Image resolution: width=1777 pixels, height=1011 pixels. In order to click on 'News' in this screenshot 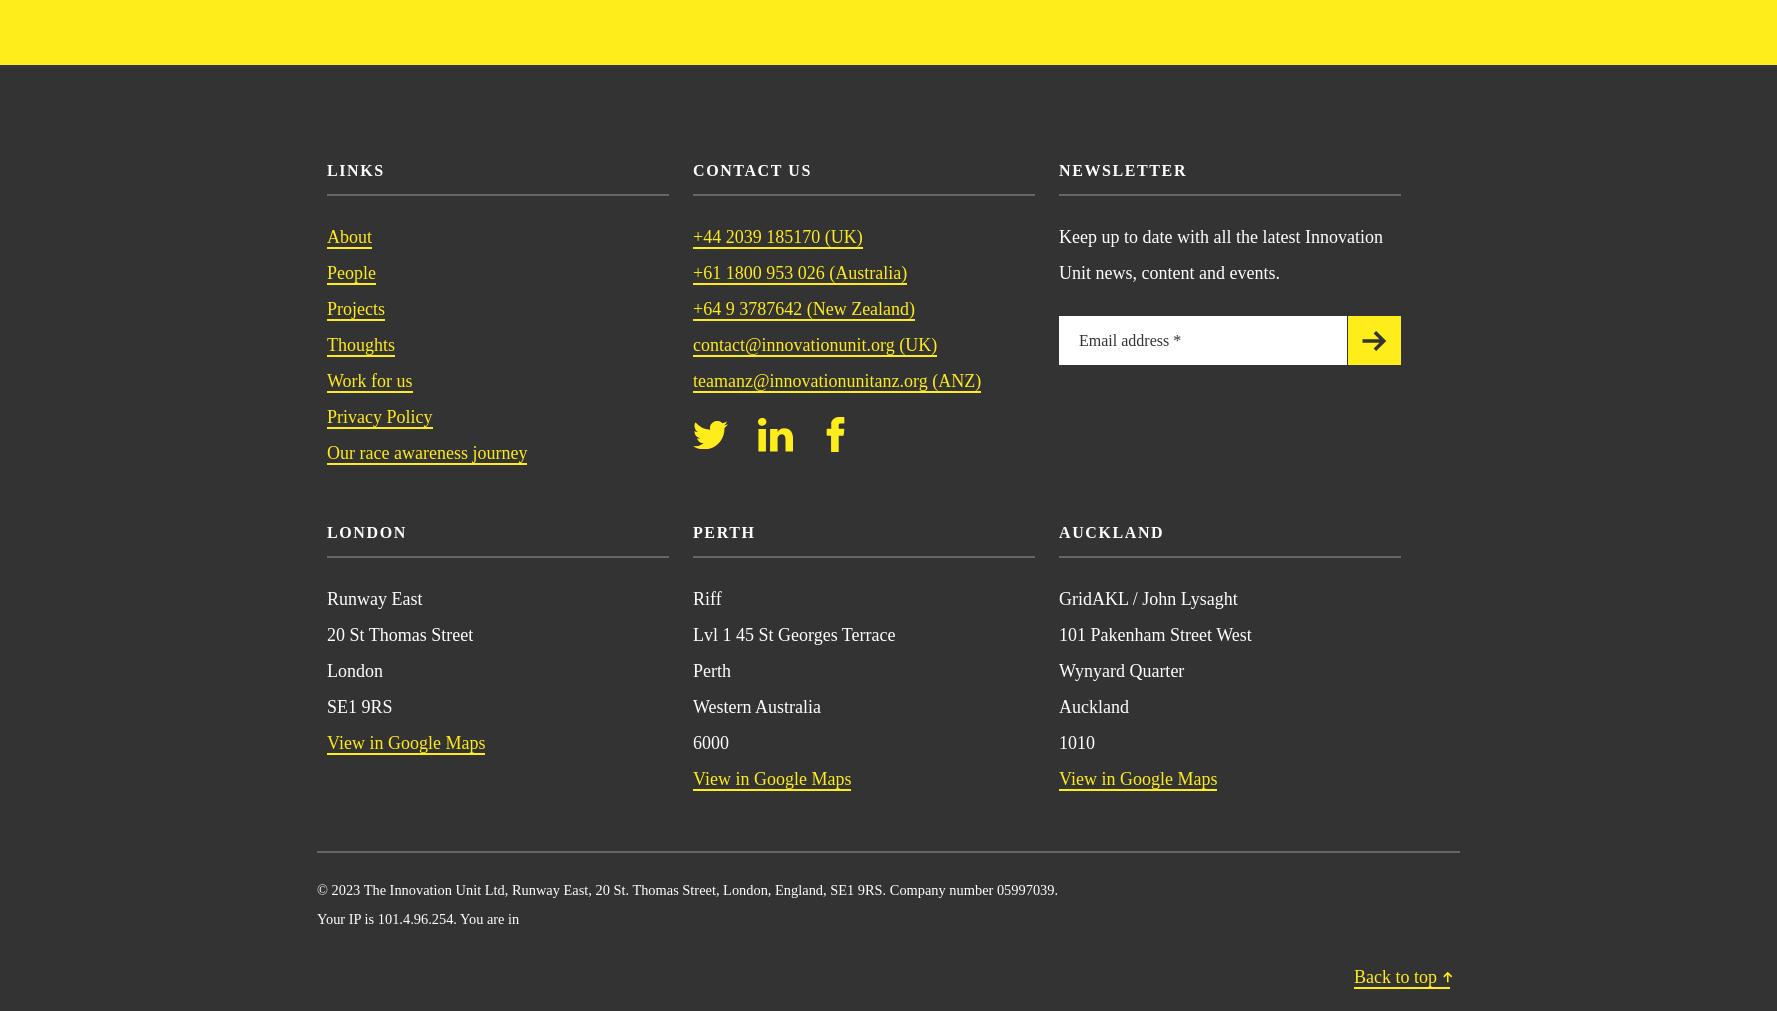, I will do `click(382, 134)`.